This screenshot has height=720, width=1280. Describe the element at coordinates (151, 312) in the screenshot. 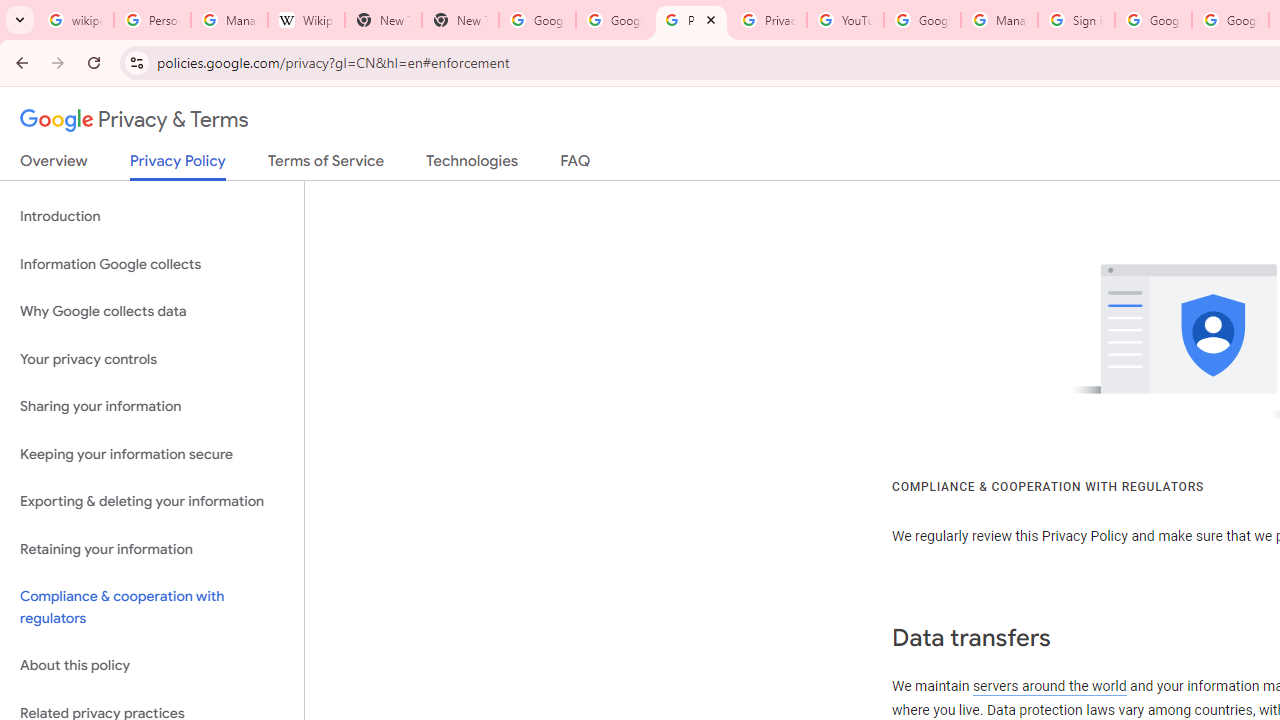

I see `'Why Google collects data'` at that location.